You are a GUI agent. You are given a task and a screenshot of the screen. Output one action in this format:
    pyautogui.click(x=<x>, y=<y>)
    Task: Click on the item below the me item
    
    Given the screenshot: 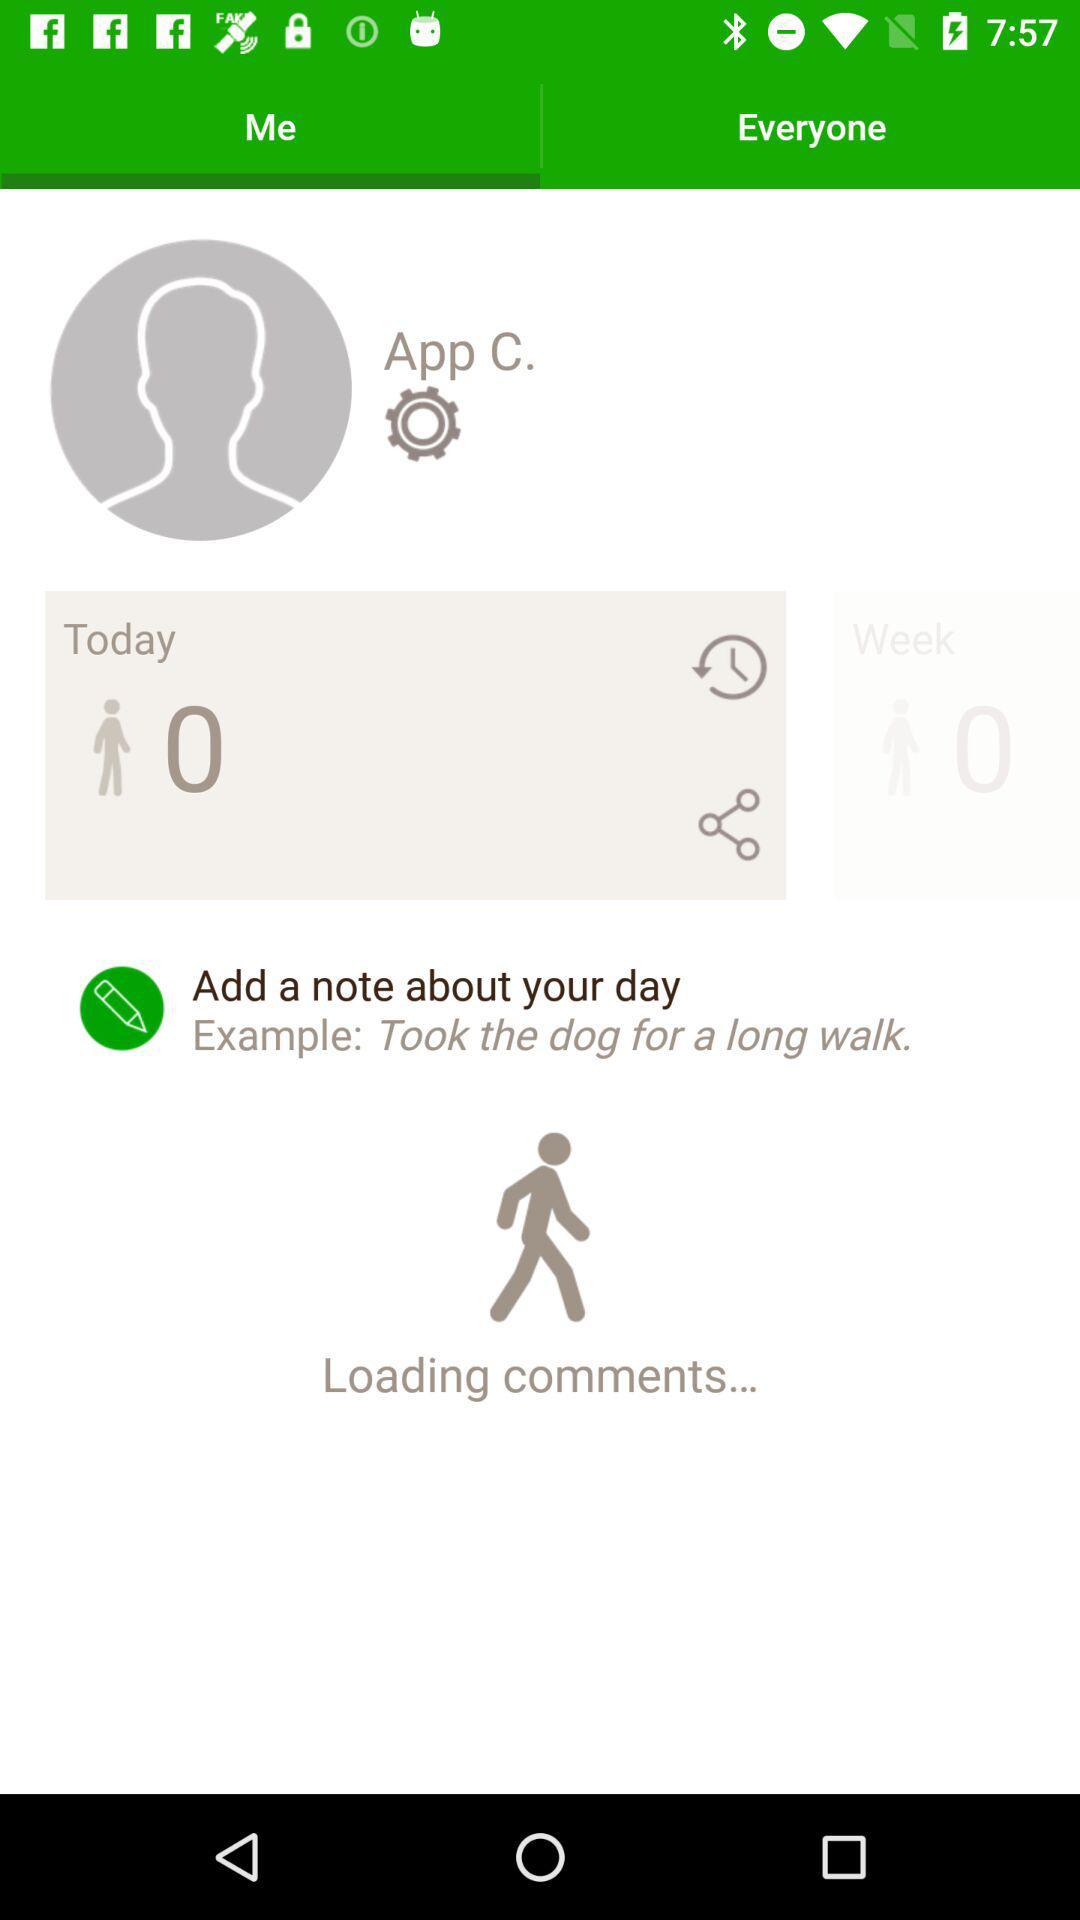 What is the action you would take?
    pyautogui.click(x=199, y=388)
    